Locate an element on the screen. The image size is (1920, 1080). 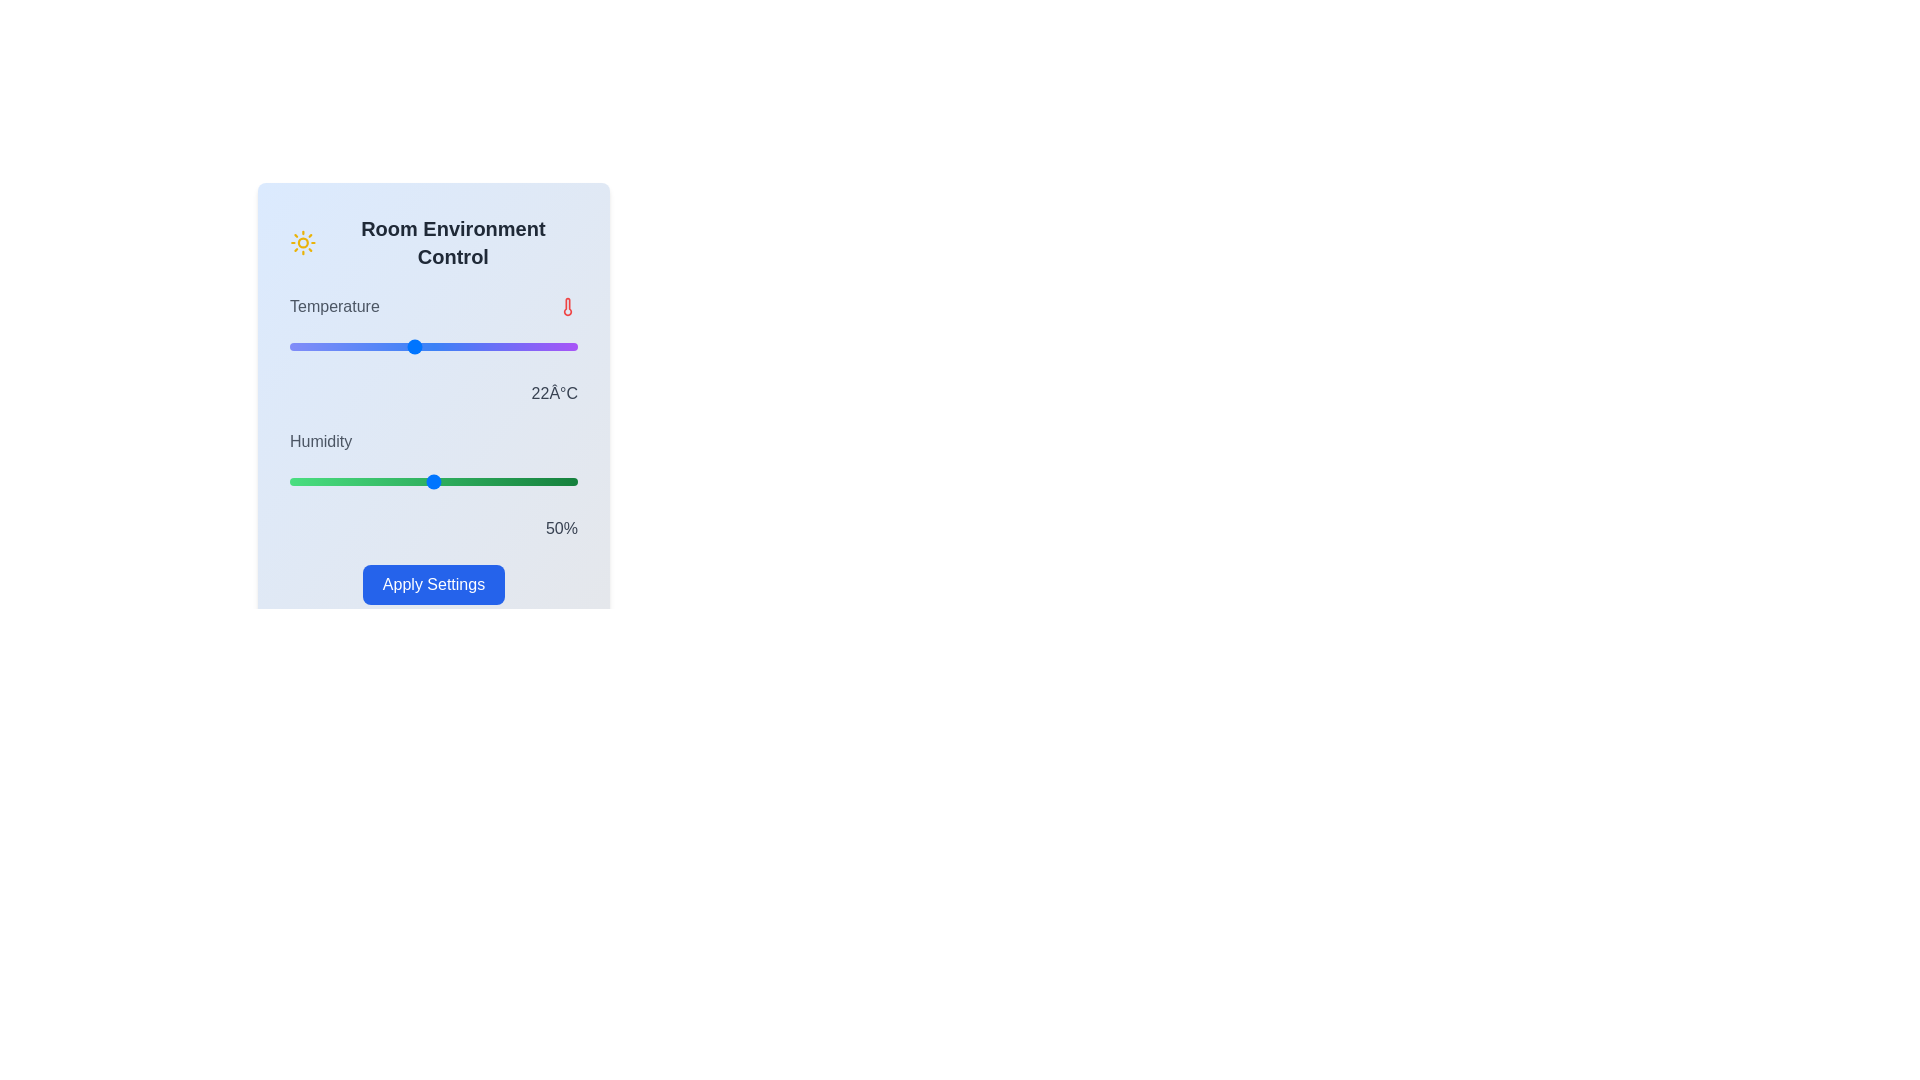
the humidity slider to set the humidity to 1% is located at coordinates (291, 482).